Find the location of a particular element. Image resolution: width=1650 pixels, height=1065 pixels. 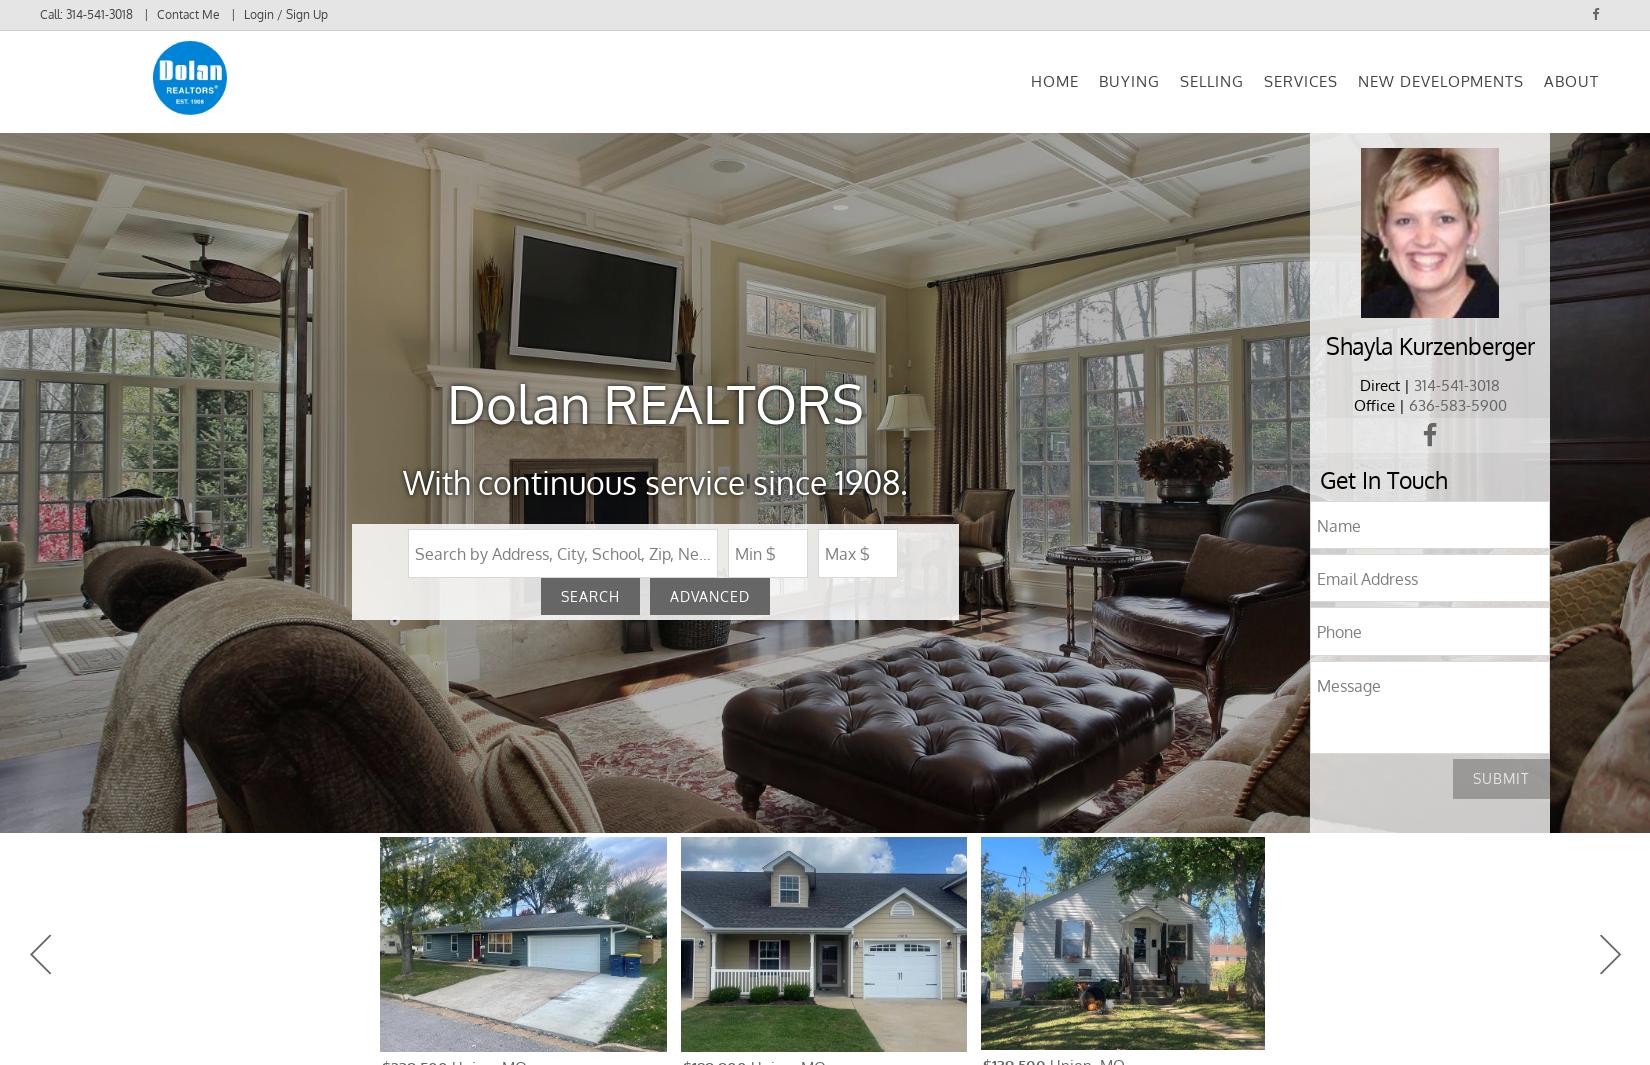

'About' is located at coordinates (1570, 93).